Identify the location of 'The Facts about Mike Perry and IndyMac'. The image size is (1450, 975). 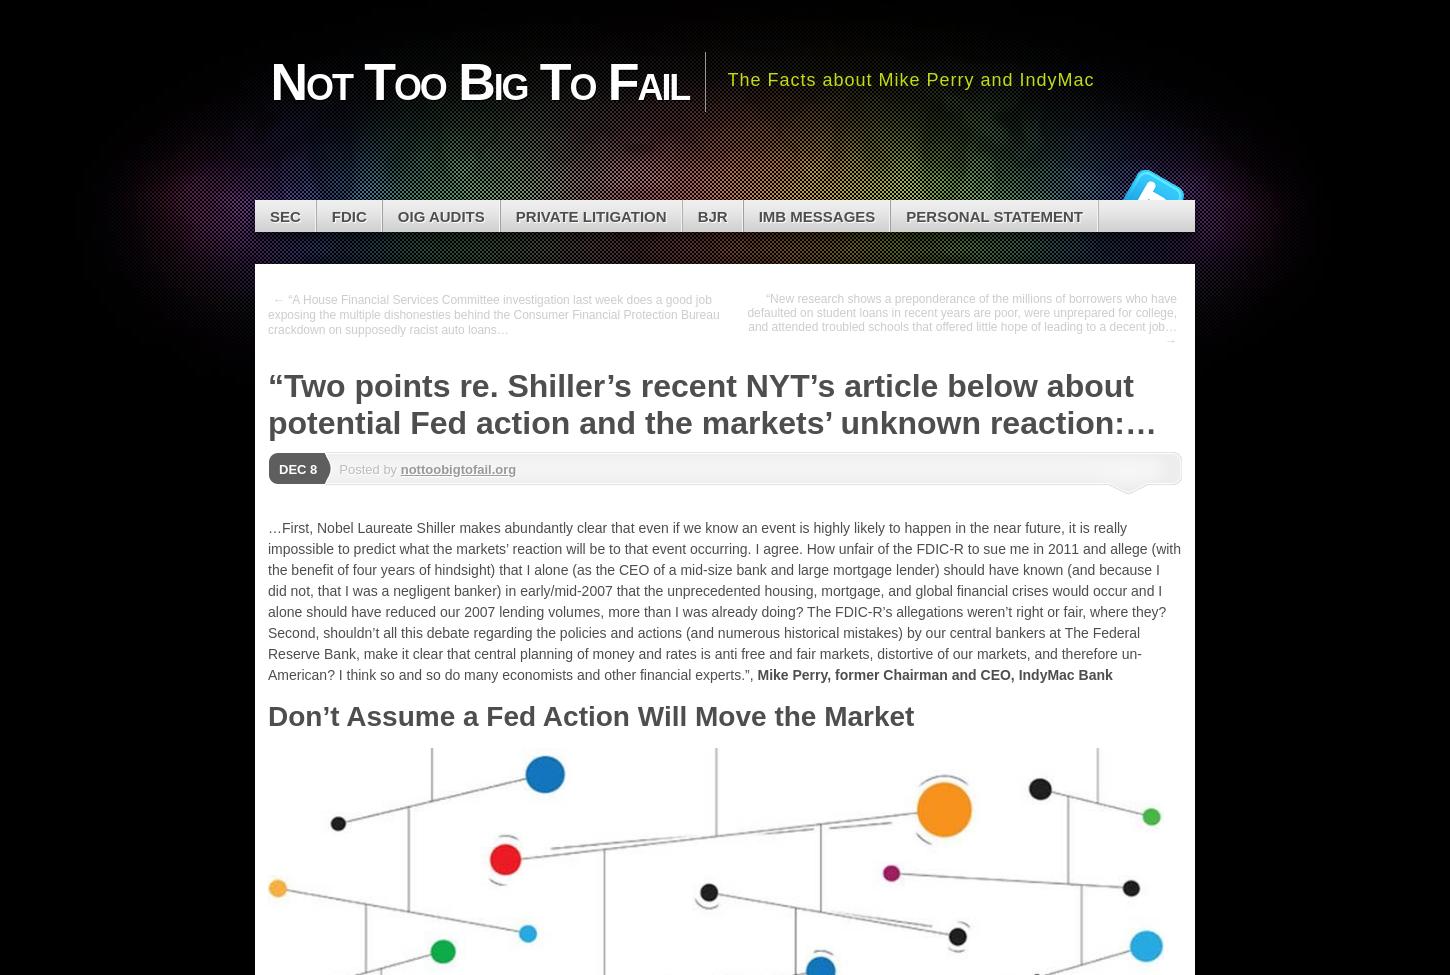
(909, 78).